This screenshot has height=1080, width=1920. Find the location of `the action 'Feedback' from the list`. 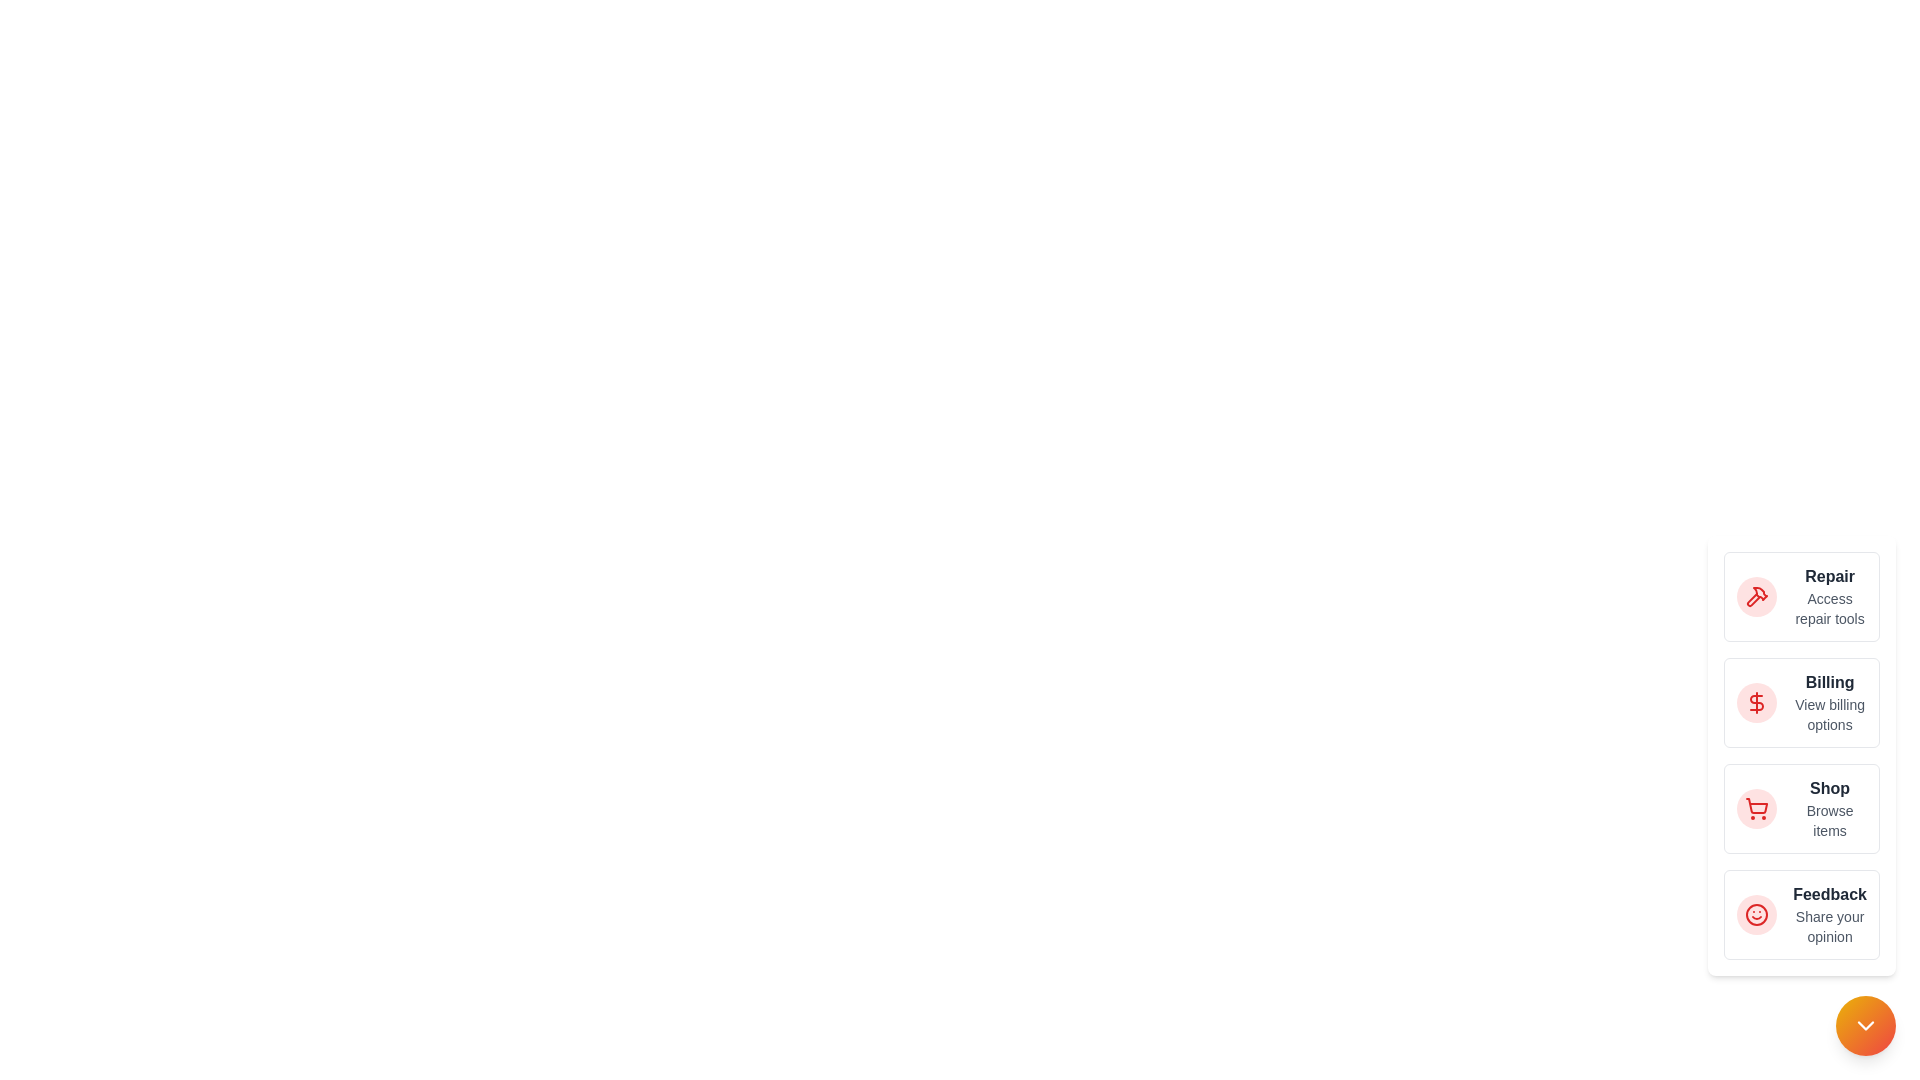

the action 'Feedback' from the list is located at coordinates (1801, 914).